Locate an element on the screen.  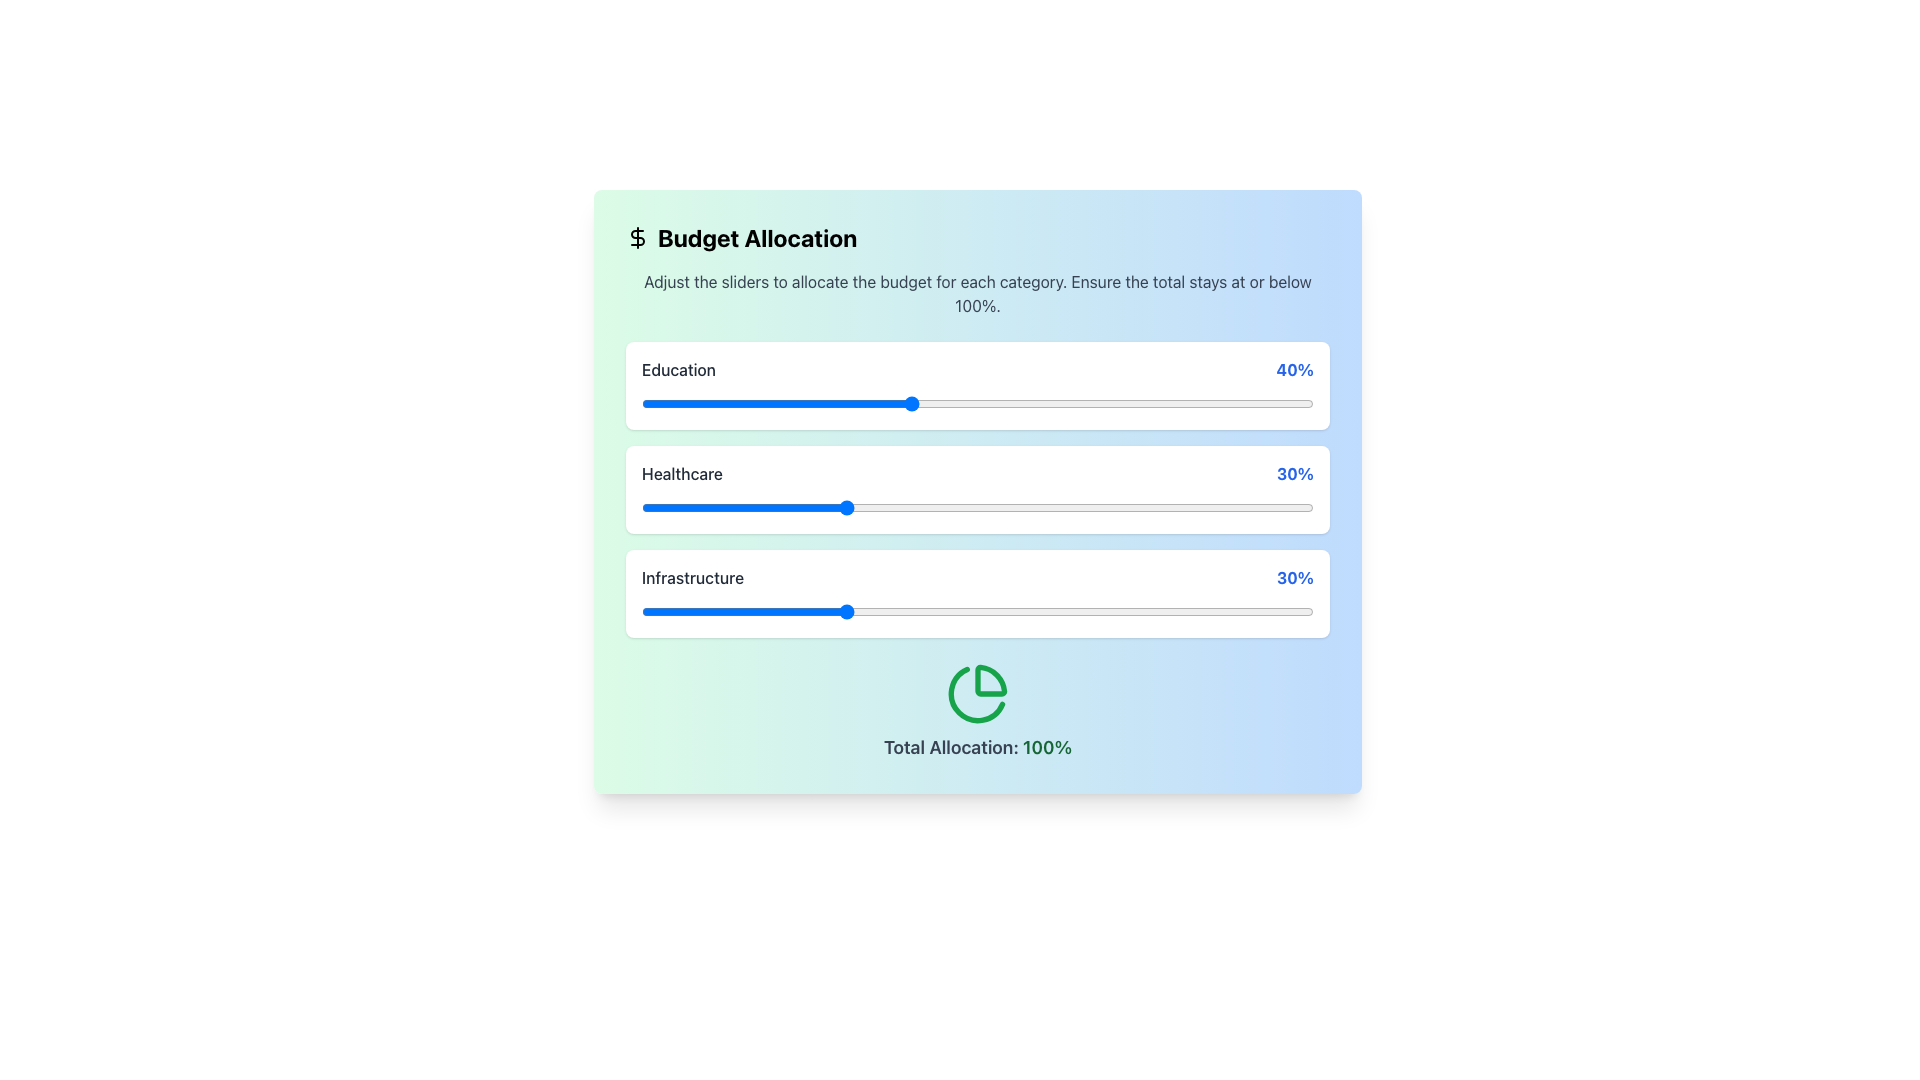
the Education allocation slider is located at coordinates (1152, 404).